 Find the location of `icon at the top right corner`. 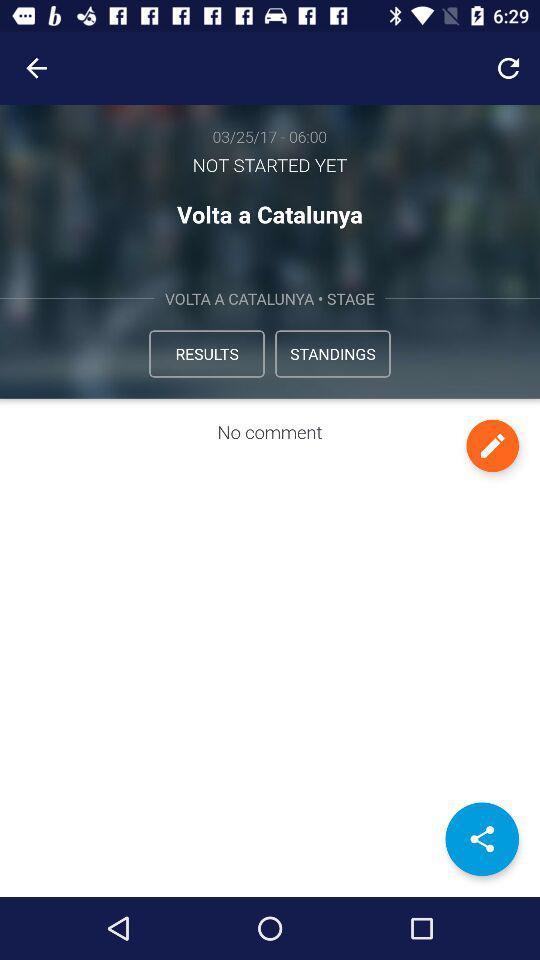

icon at the top right corner is located at coordinates (508, 68).